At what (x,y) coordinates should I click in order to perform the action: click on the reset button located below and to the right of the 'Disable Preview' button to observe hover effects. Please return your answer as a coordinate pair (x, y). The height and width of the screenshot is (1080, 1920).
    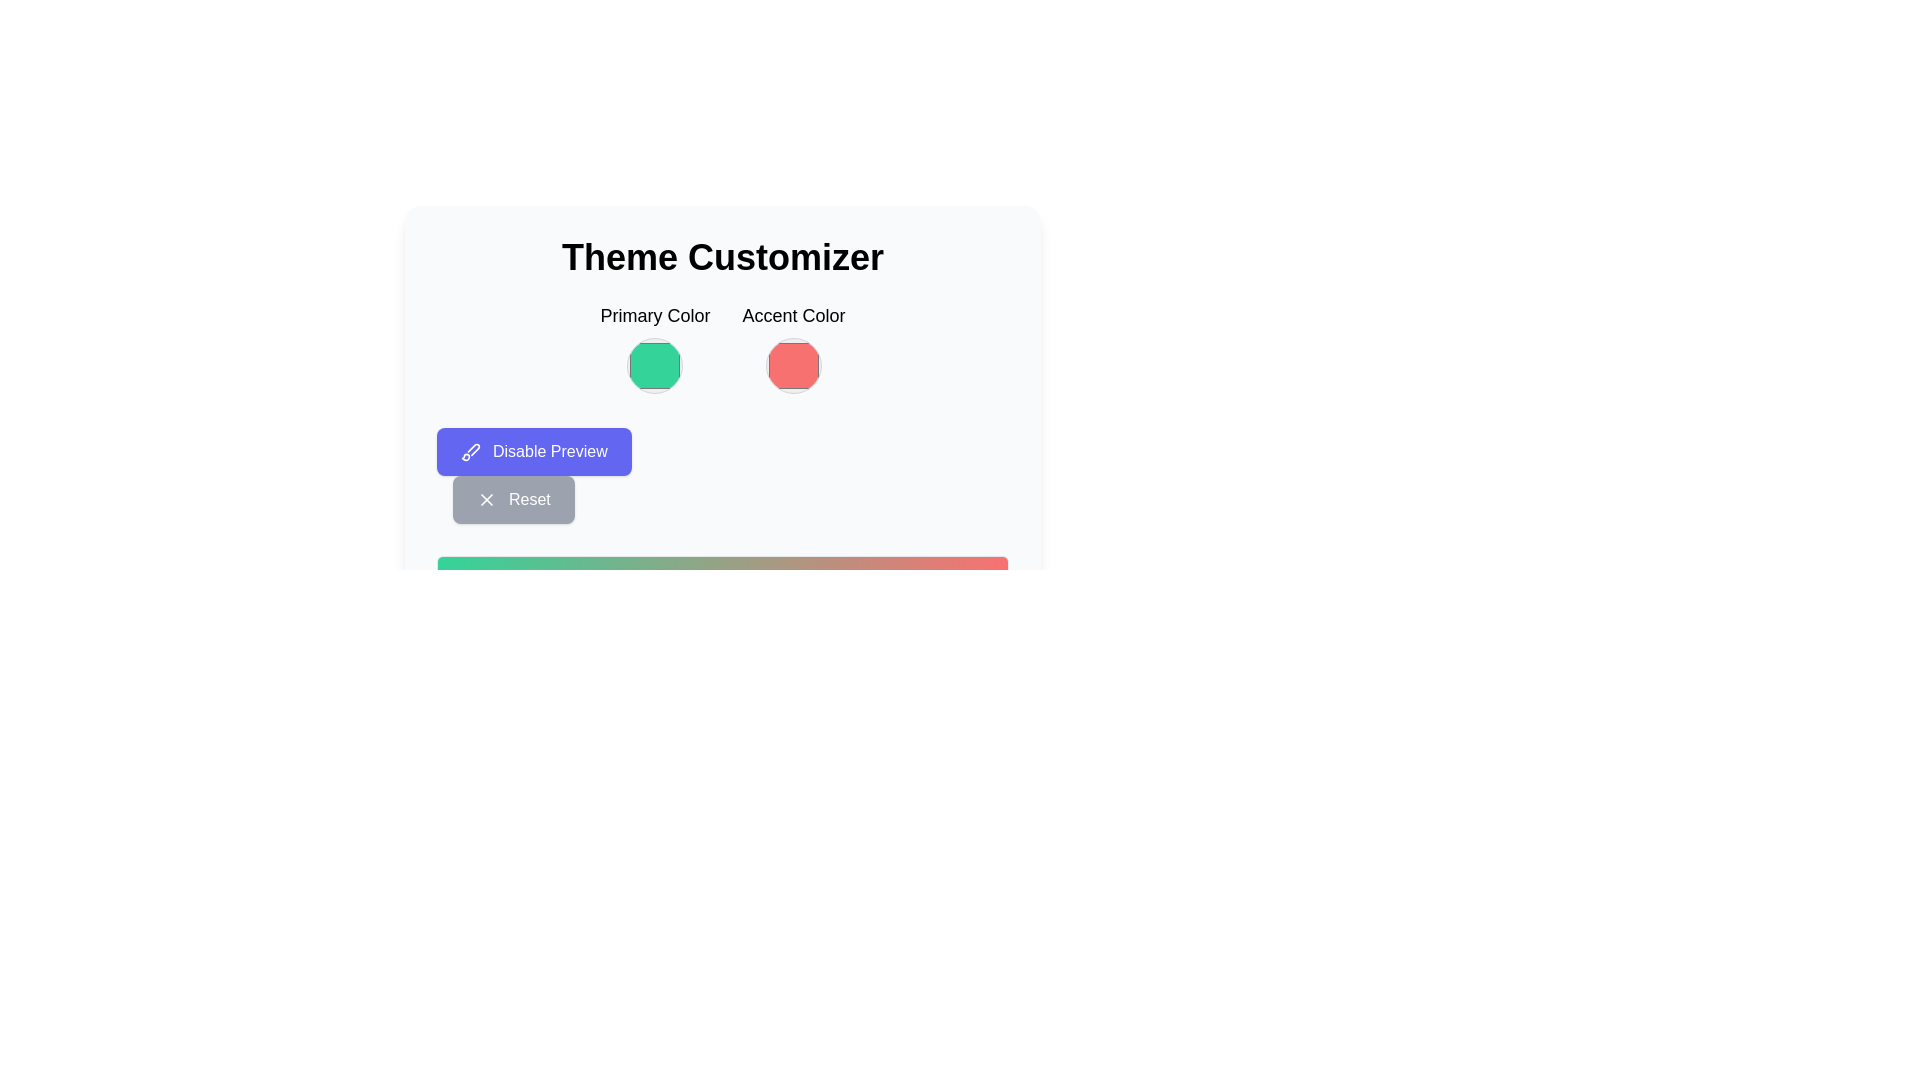
    Looking at the image, I should click on (513, 499).